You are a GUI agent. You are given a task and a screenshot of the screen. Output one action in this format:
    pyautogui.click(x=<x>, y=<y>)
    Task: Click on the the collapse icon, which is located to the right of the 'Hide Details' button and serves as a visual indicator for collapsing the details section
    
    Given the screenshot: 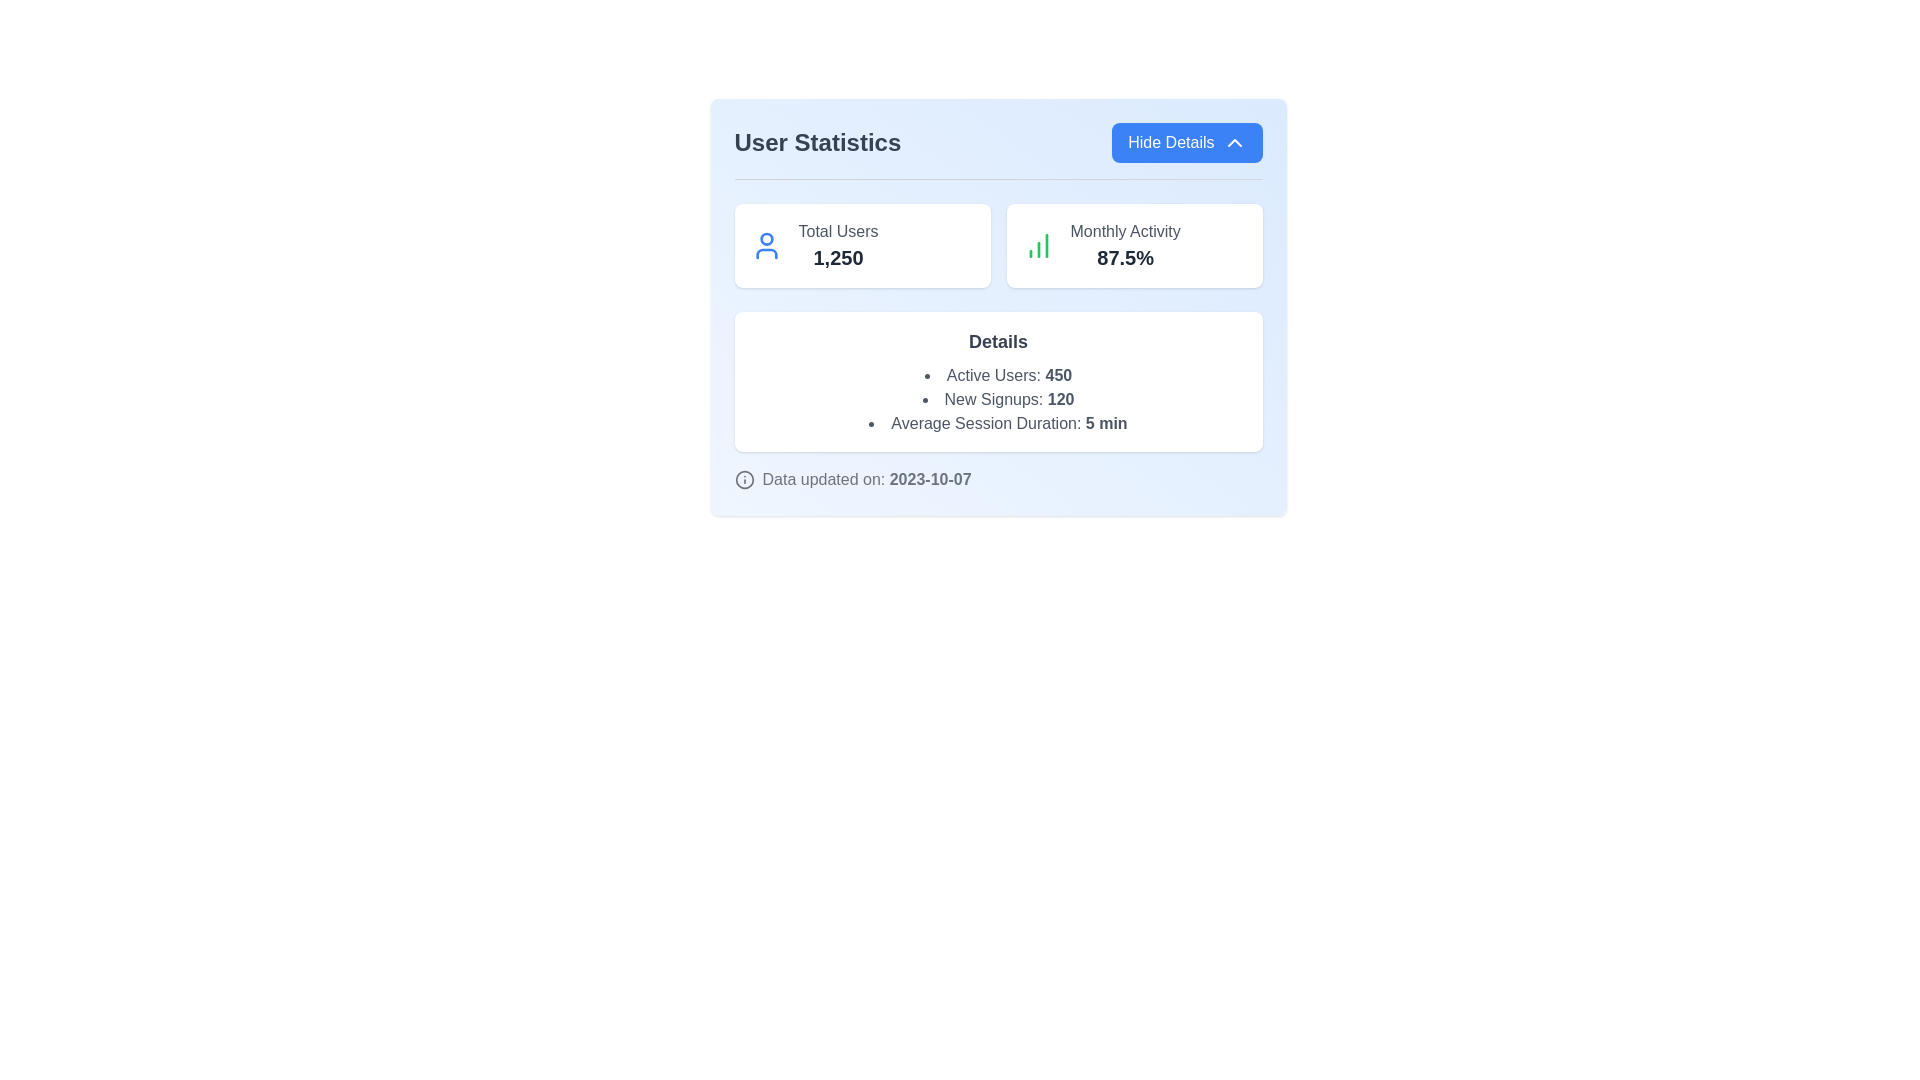 What is the action you would take?
    pyautogui.click(x=1233, y=141)
    